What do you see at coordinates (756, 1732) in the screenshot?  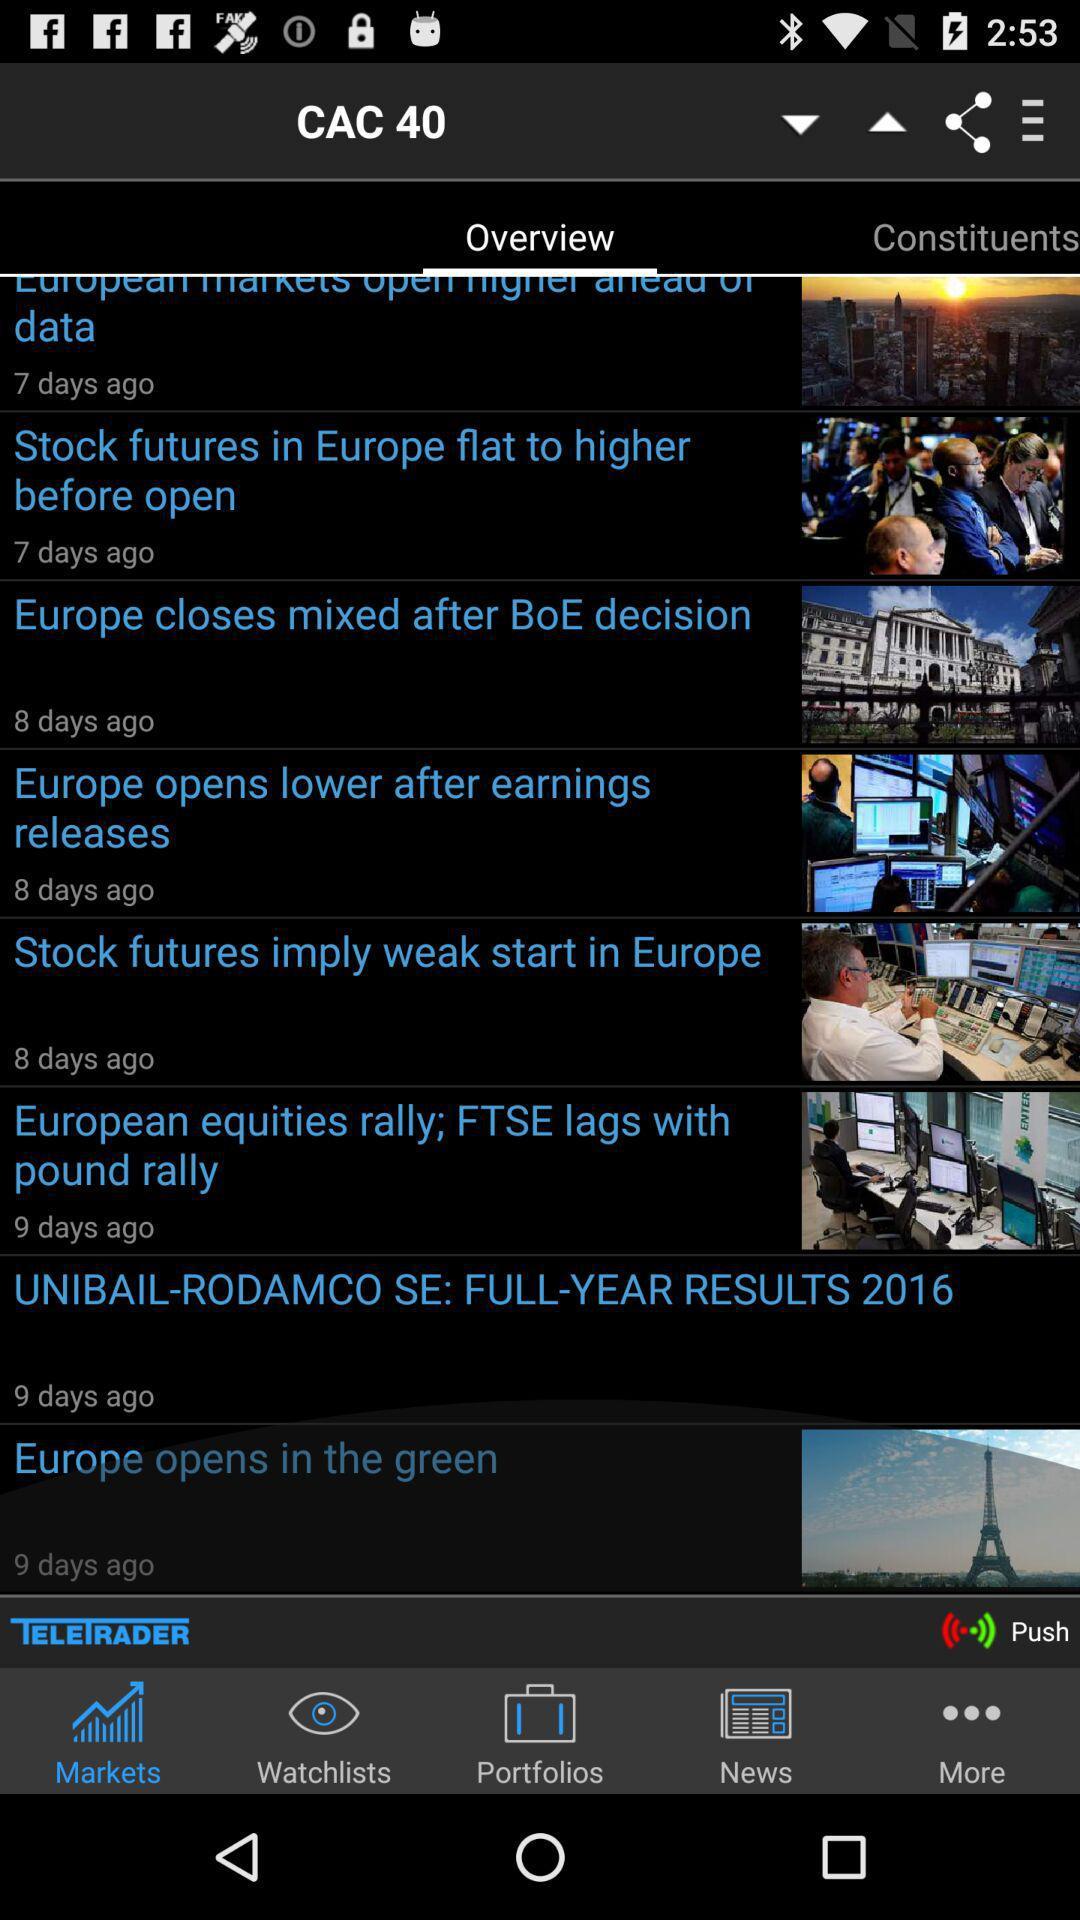 I see `the icon to the left of more item` at bounding box center [756, 1732].